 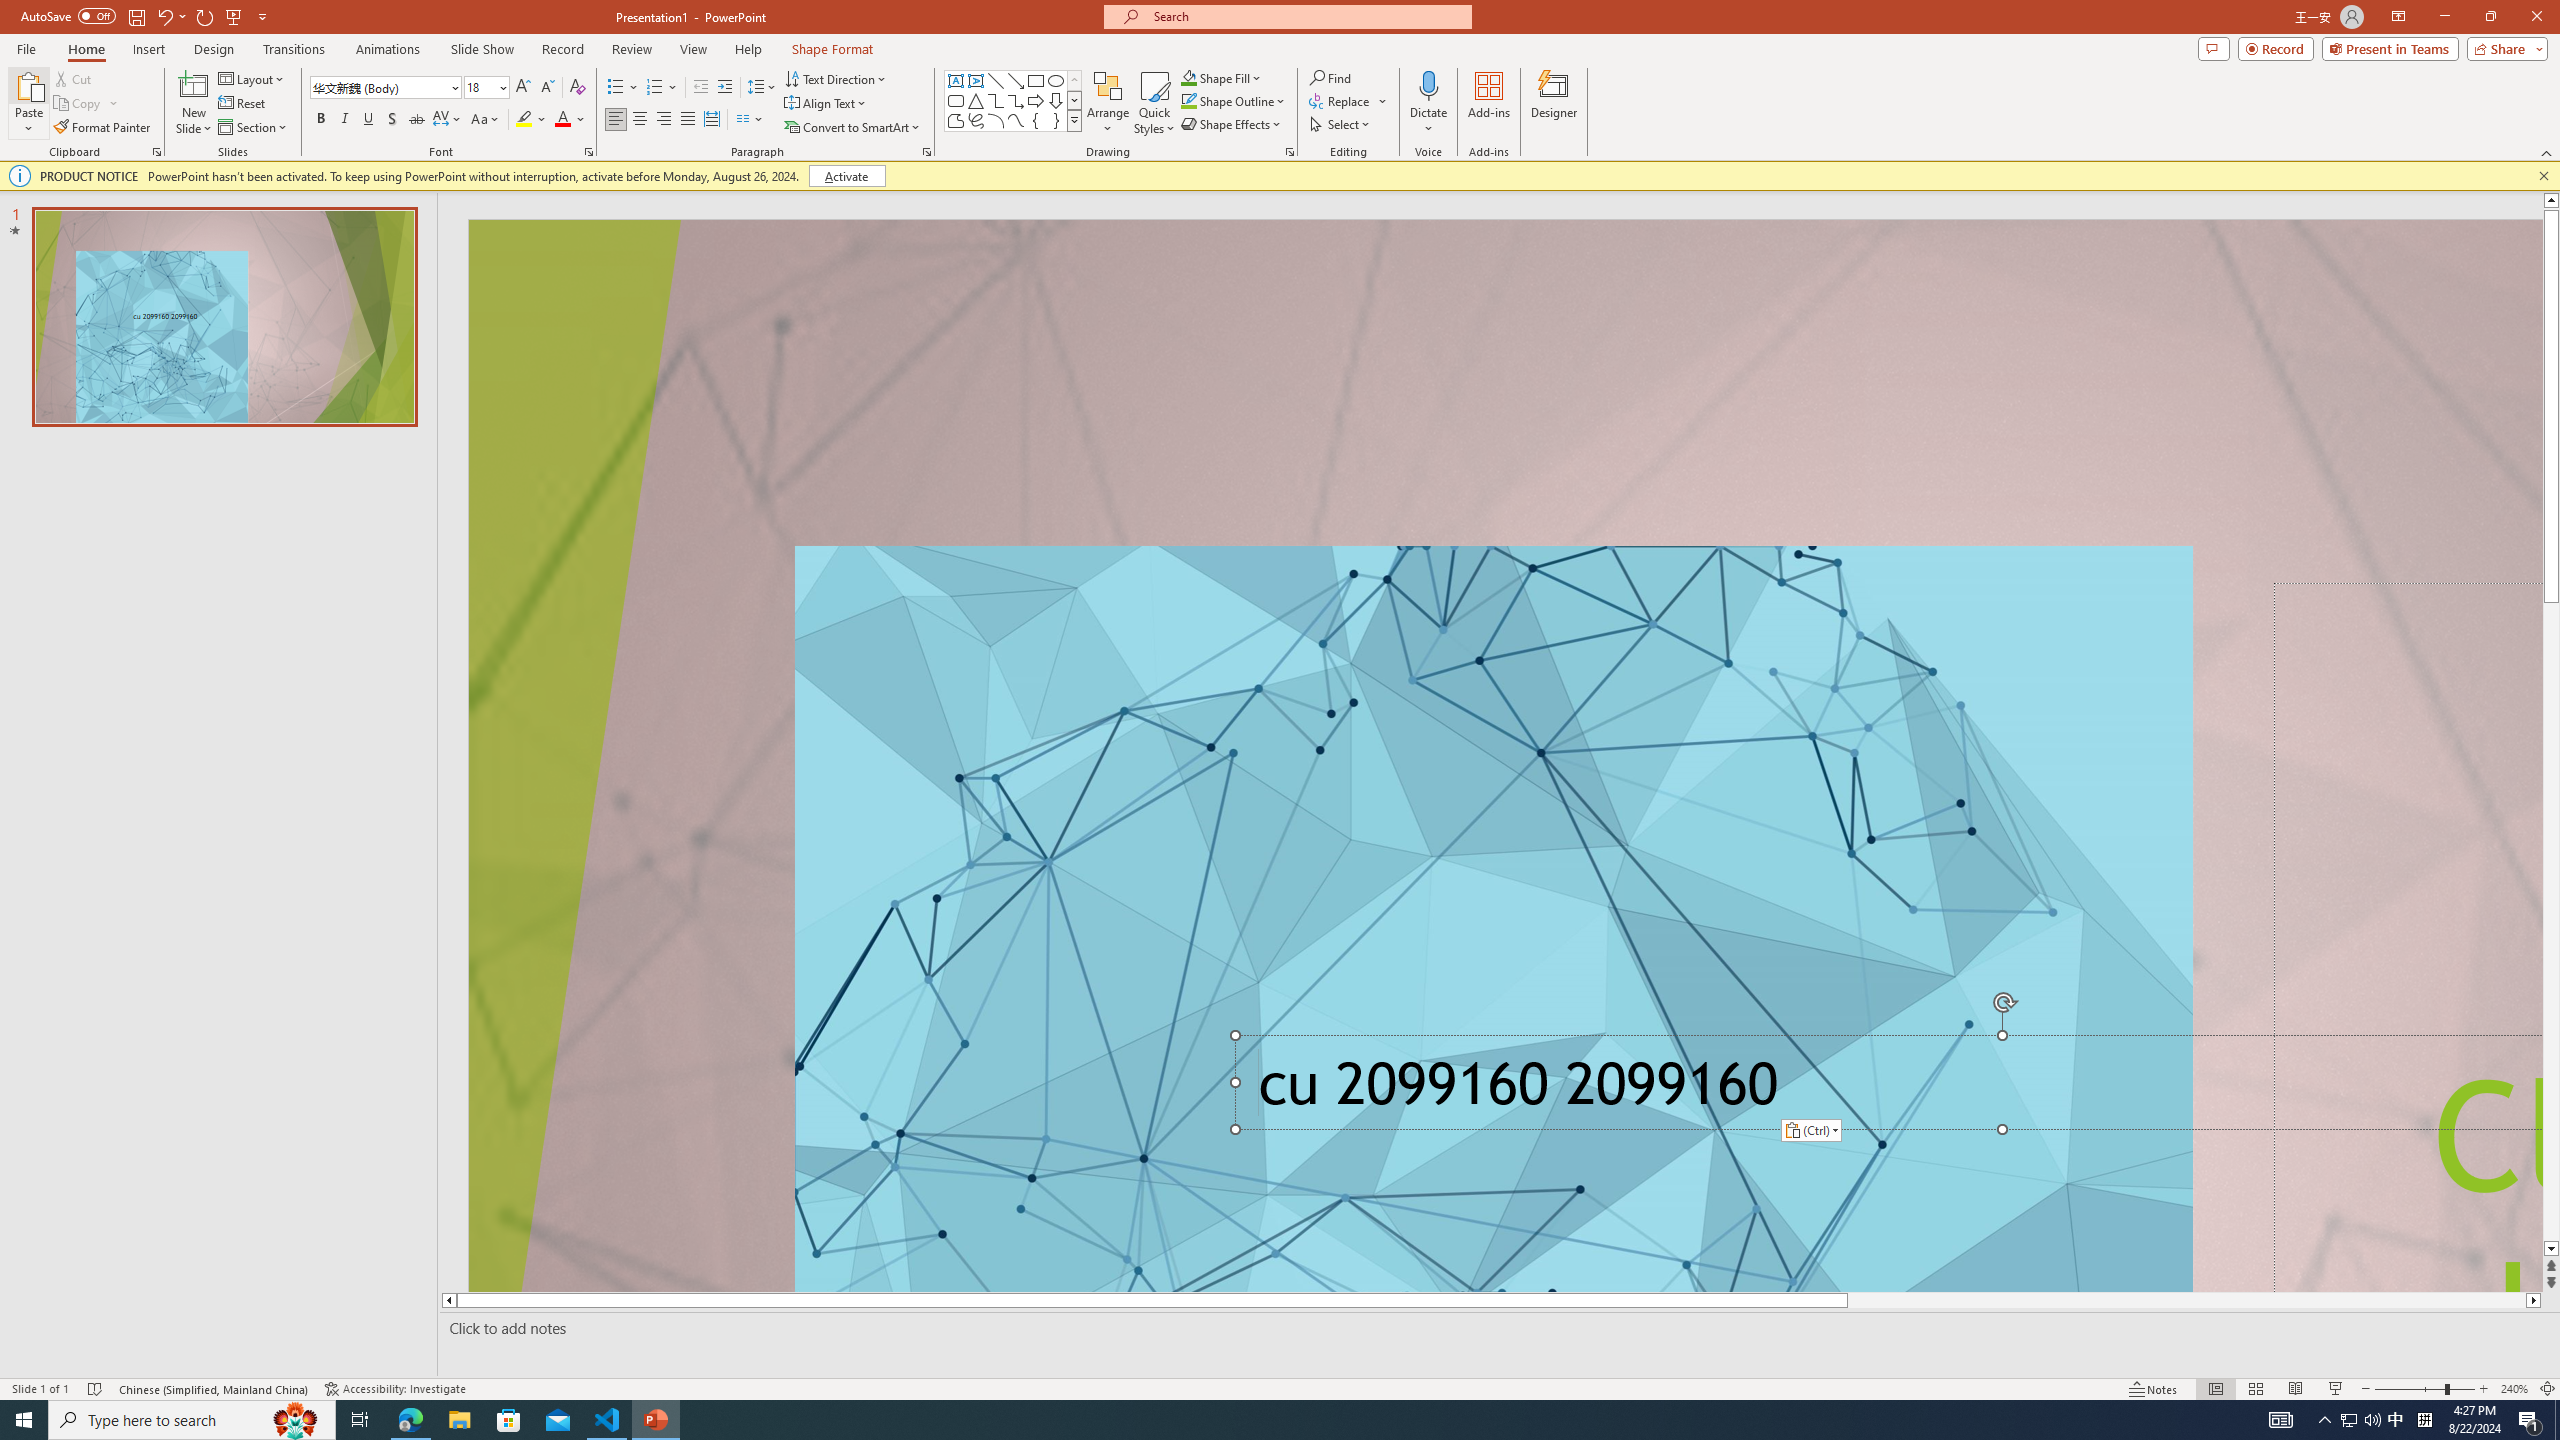 I want to click on 'Activate', so click(x=847, y=176).